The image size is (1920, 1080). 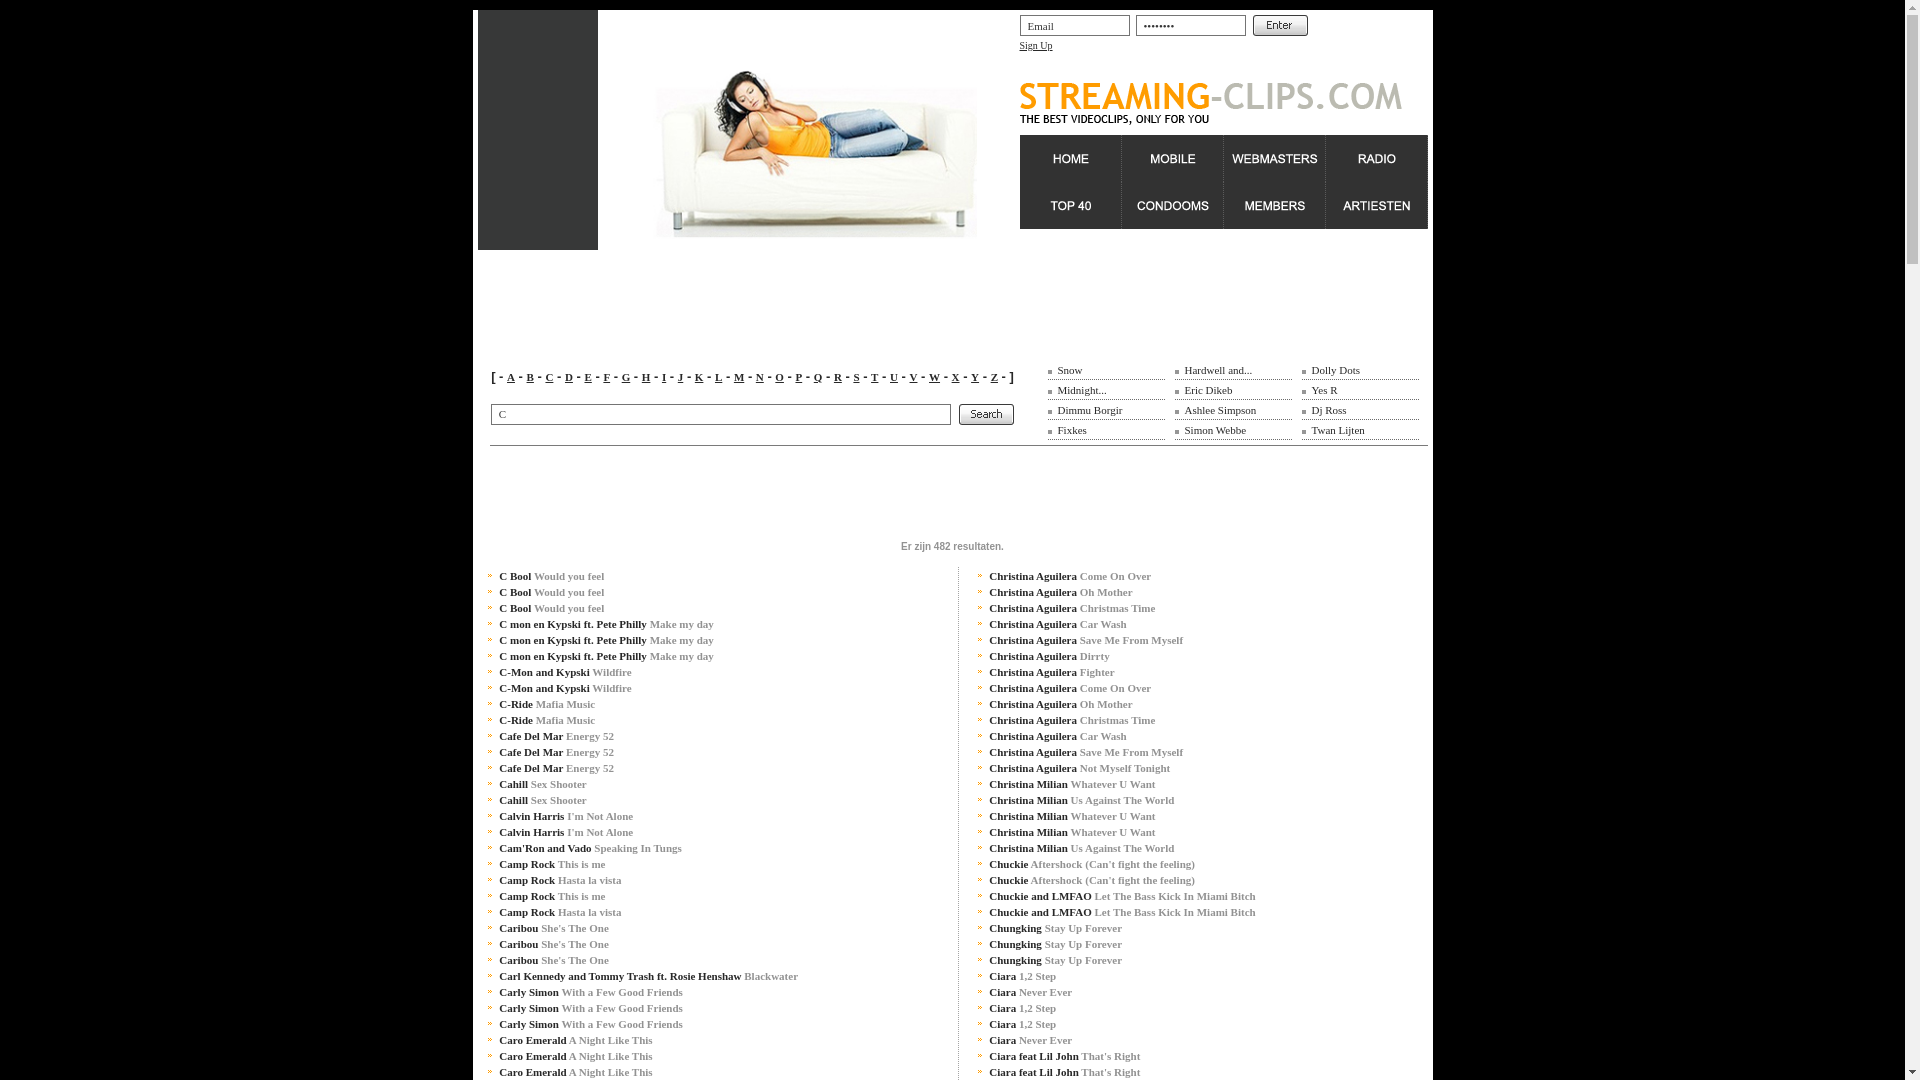 I want to click on 'Ciara 1,2 Step', so click(x=1022, y=1007).